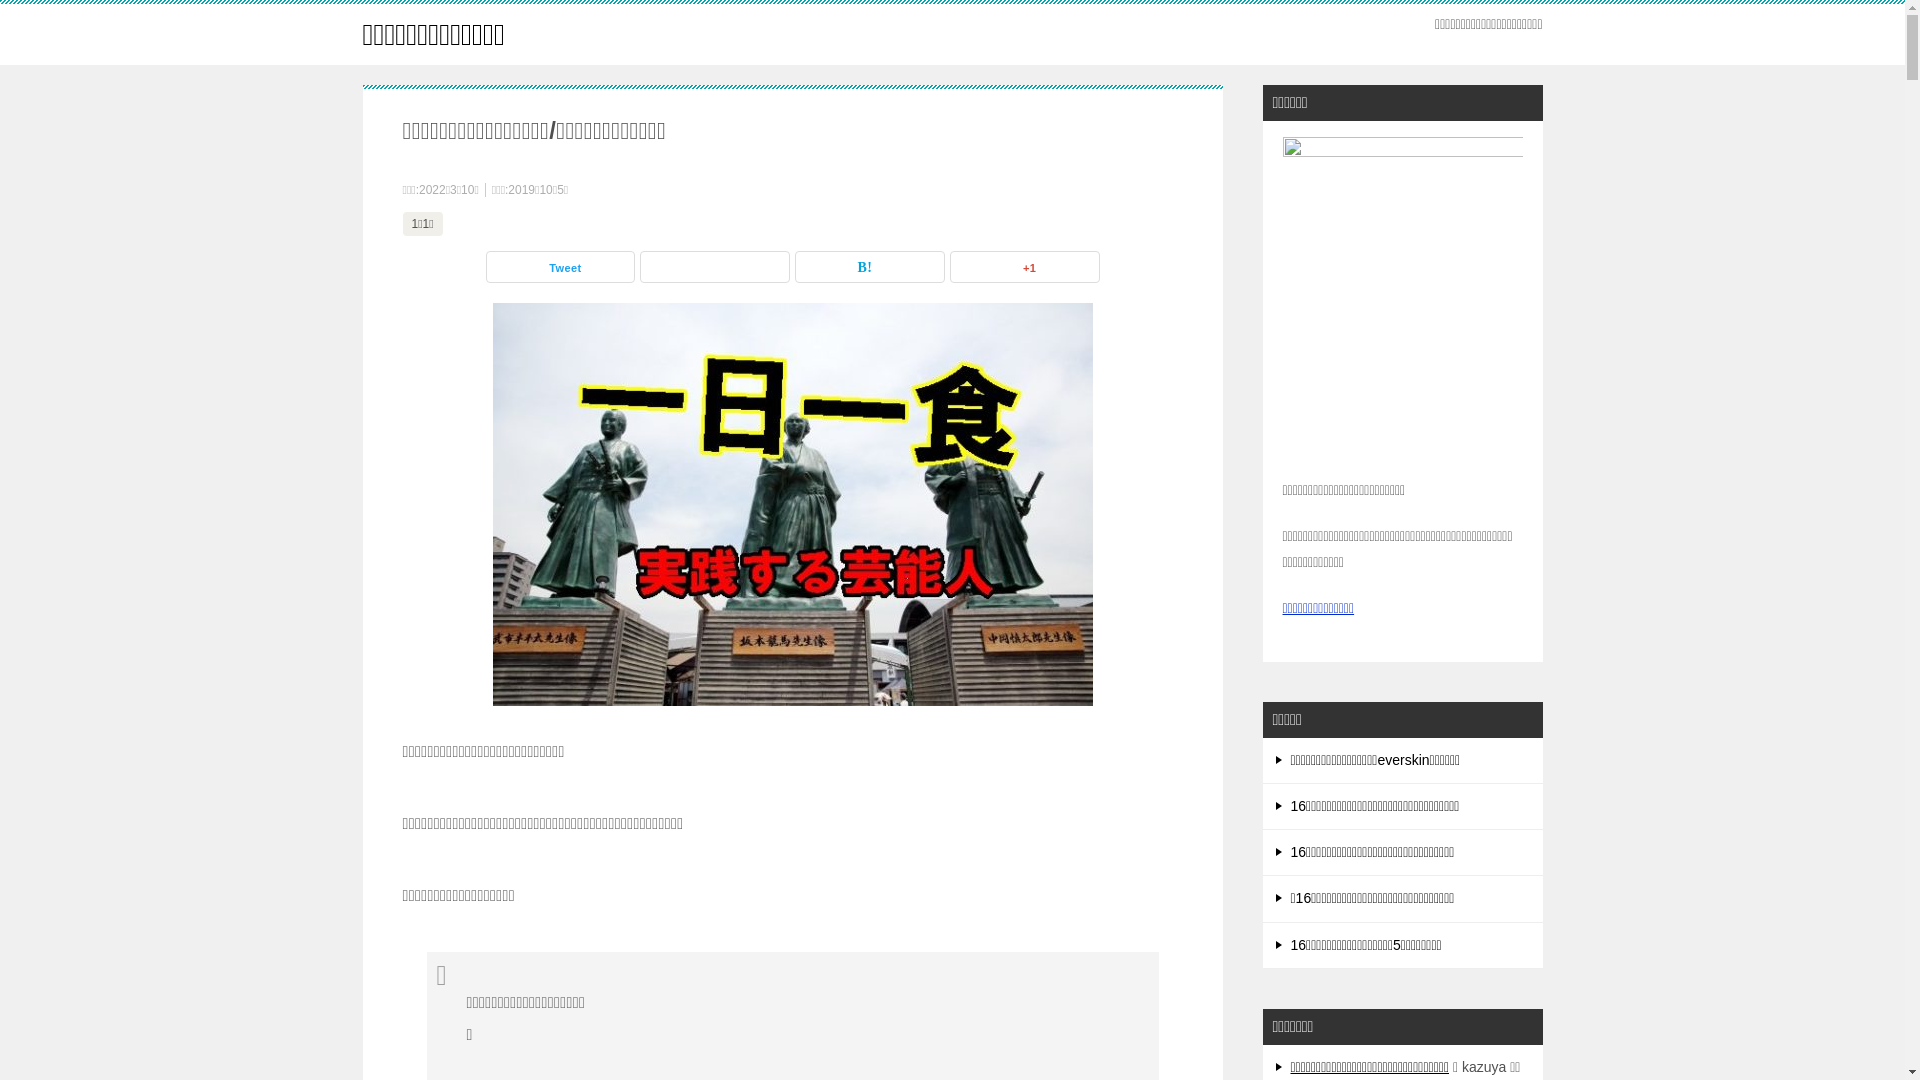  What do you see at coordinates (1025, 265) in the screenshot?
I see `'+1'` at bounding box center [1025, 265].